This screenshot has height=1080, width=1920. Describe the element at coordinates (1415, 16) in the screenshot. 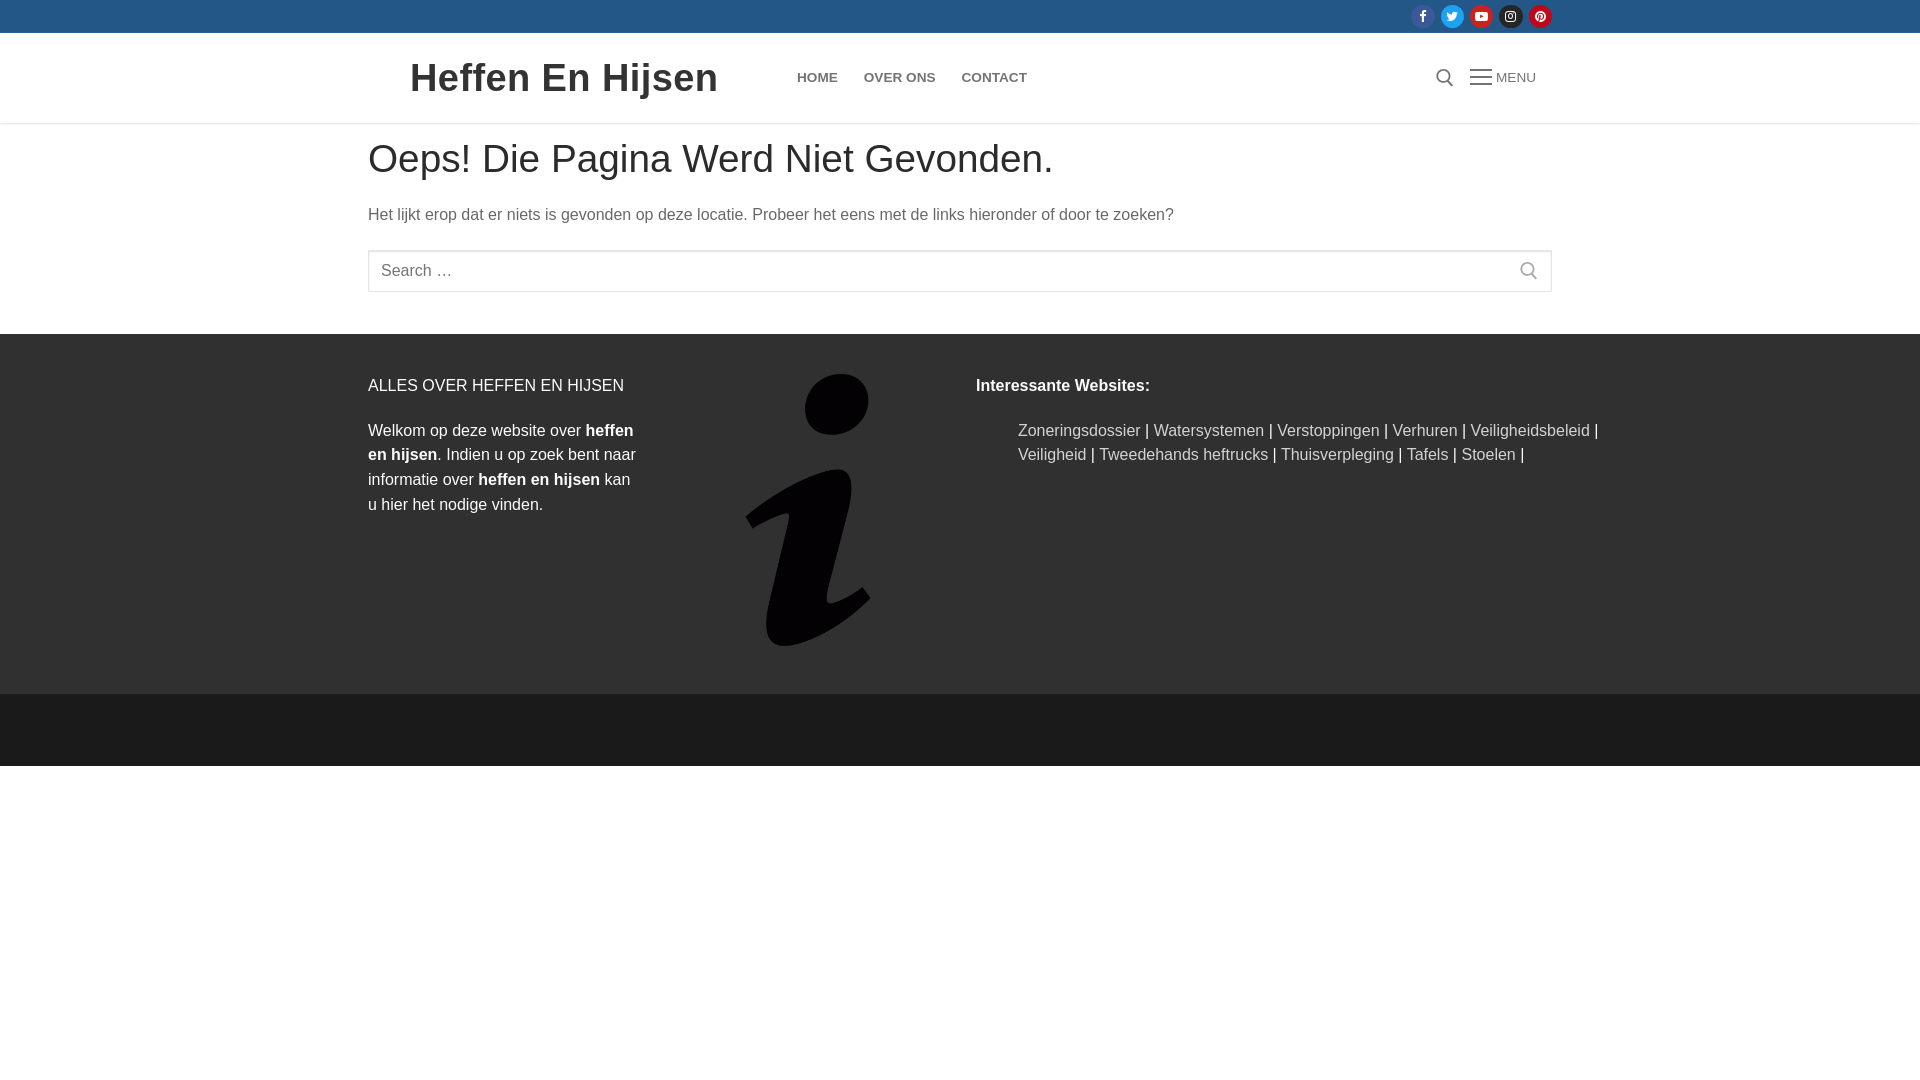

I see `'Facebook'` at that location.